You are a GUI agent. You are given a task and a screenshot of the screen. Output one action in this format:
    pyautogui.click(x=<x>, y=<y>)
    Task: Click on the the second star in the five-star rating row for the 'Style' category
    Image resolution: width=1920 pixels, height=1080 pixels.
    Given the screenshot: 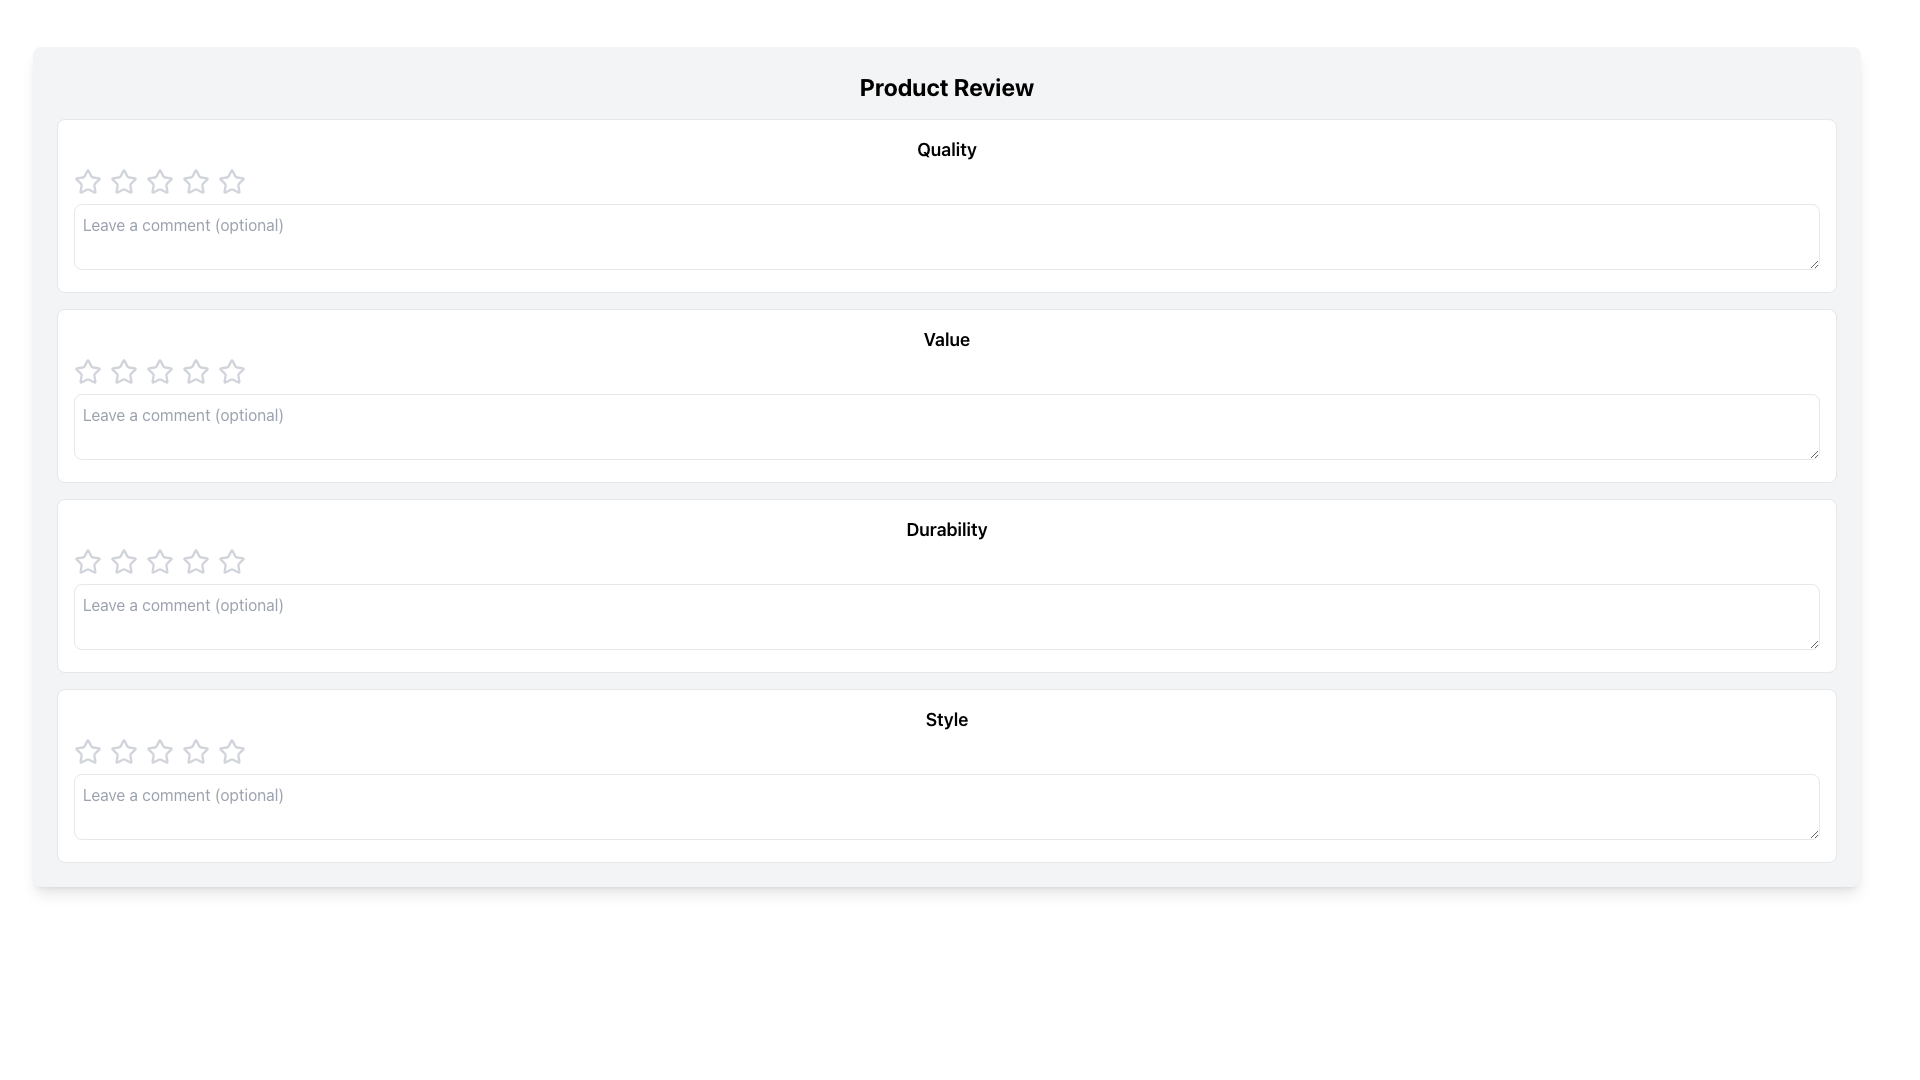 What is the action you would take?
    pyautogui.click(x=123, y=752)
    